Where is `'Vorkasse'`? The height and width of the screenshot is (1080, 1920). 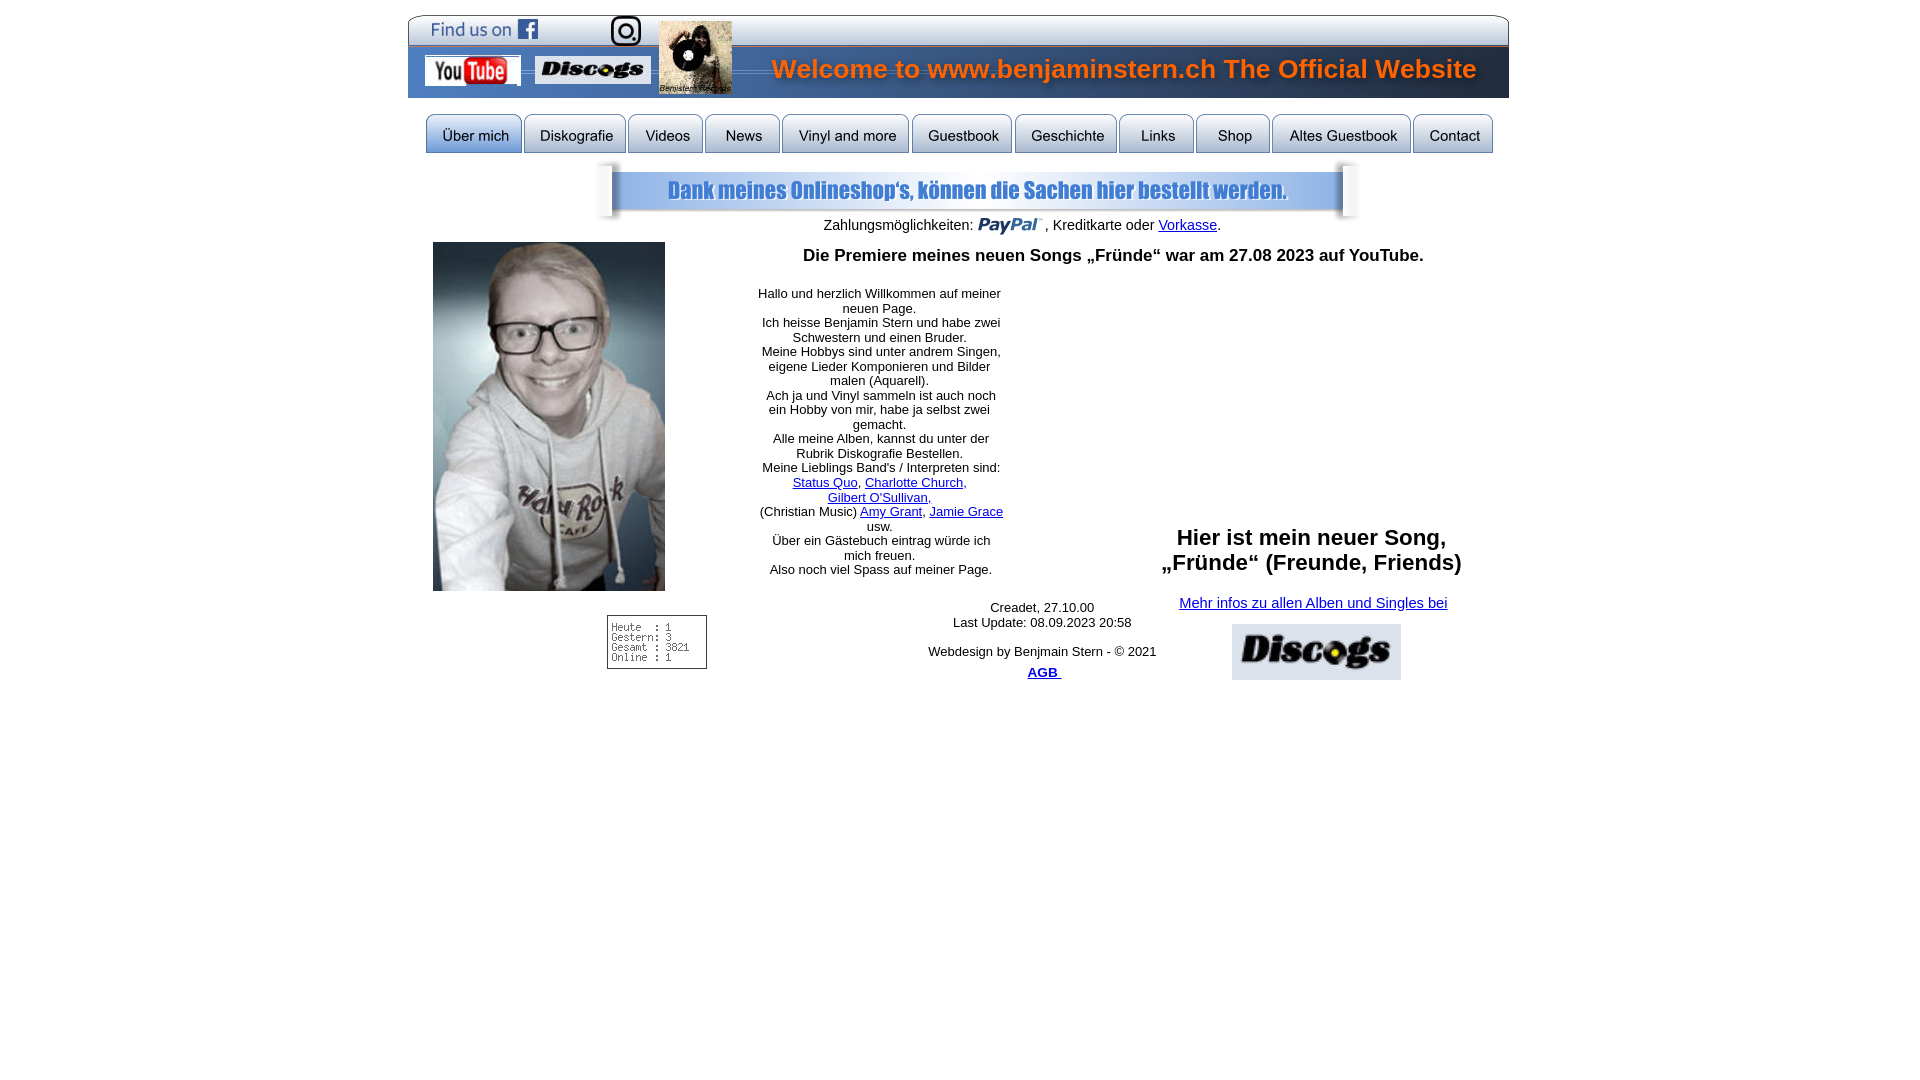 'Vorkasse' is located at coordinates (1187, 224).